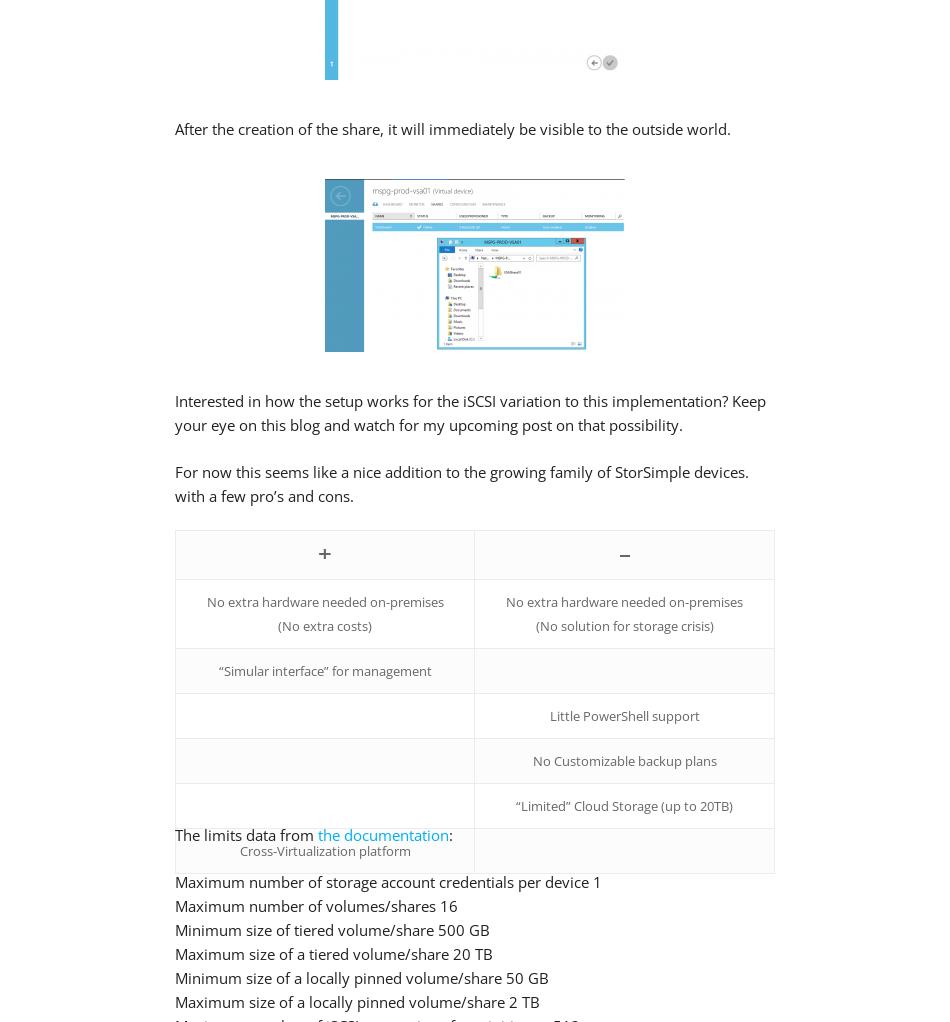 The height and width of the screenshot is (1022, 950). I want to click on 'Cross-Virtualization platform', so click(323, 851).